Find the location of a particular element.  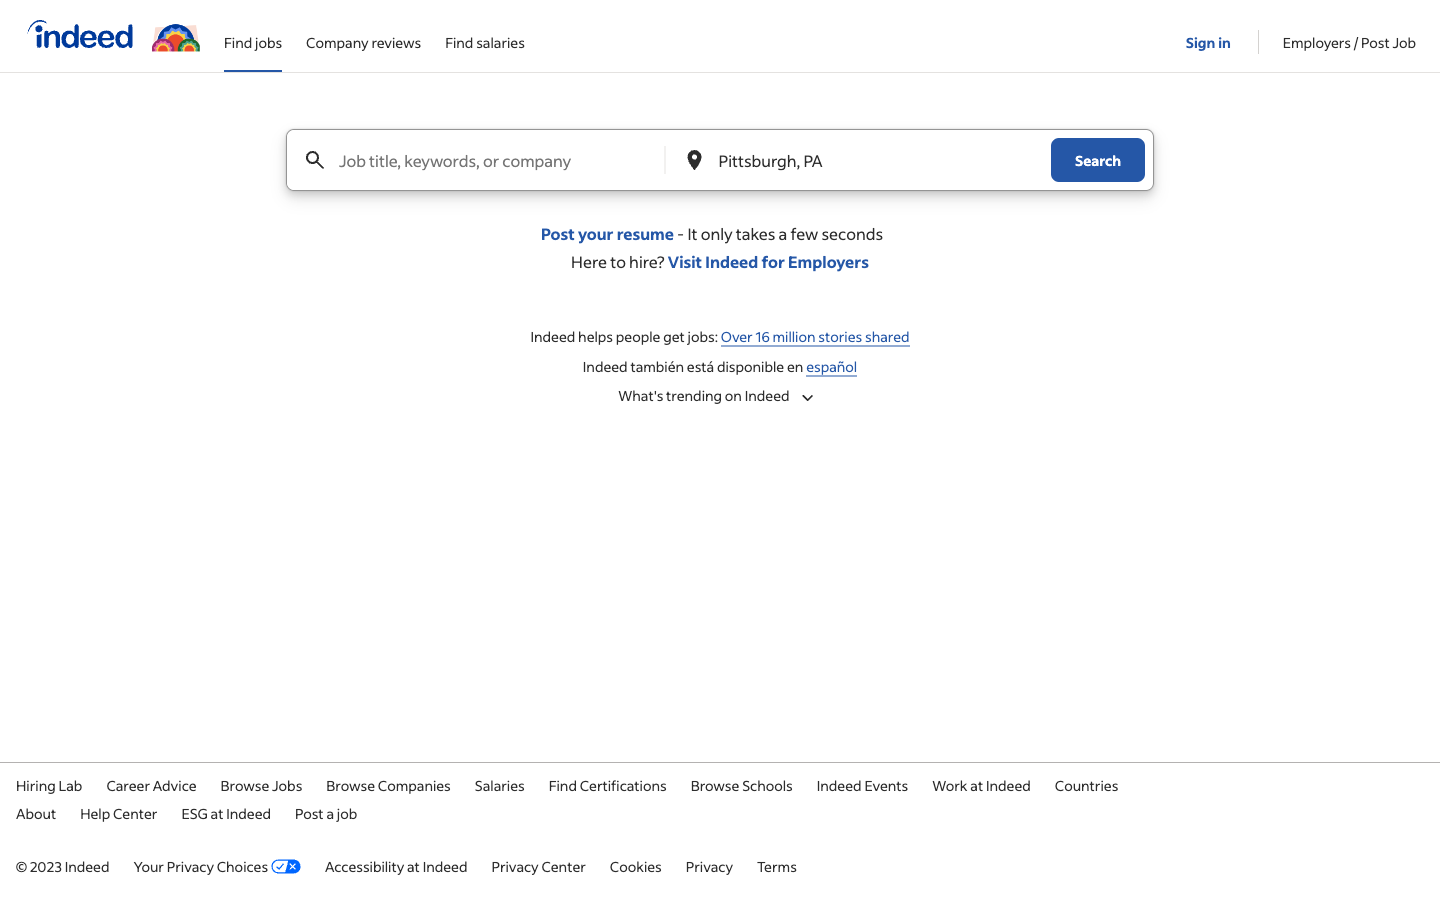

Upload your resume on the website is located at coordinates (606, 232).